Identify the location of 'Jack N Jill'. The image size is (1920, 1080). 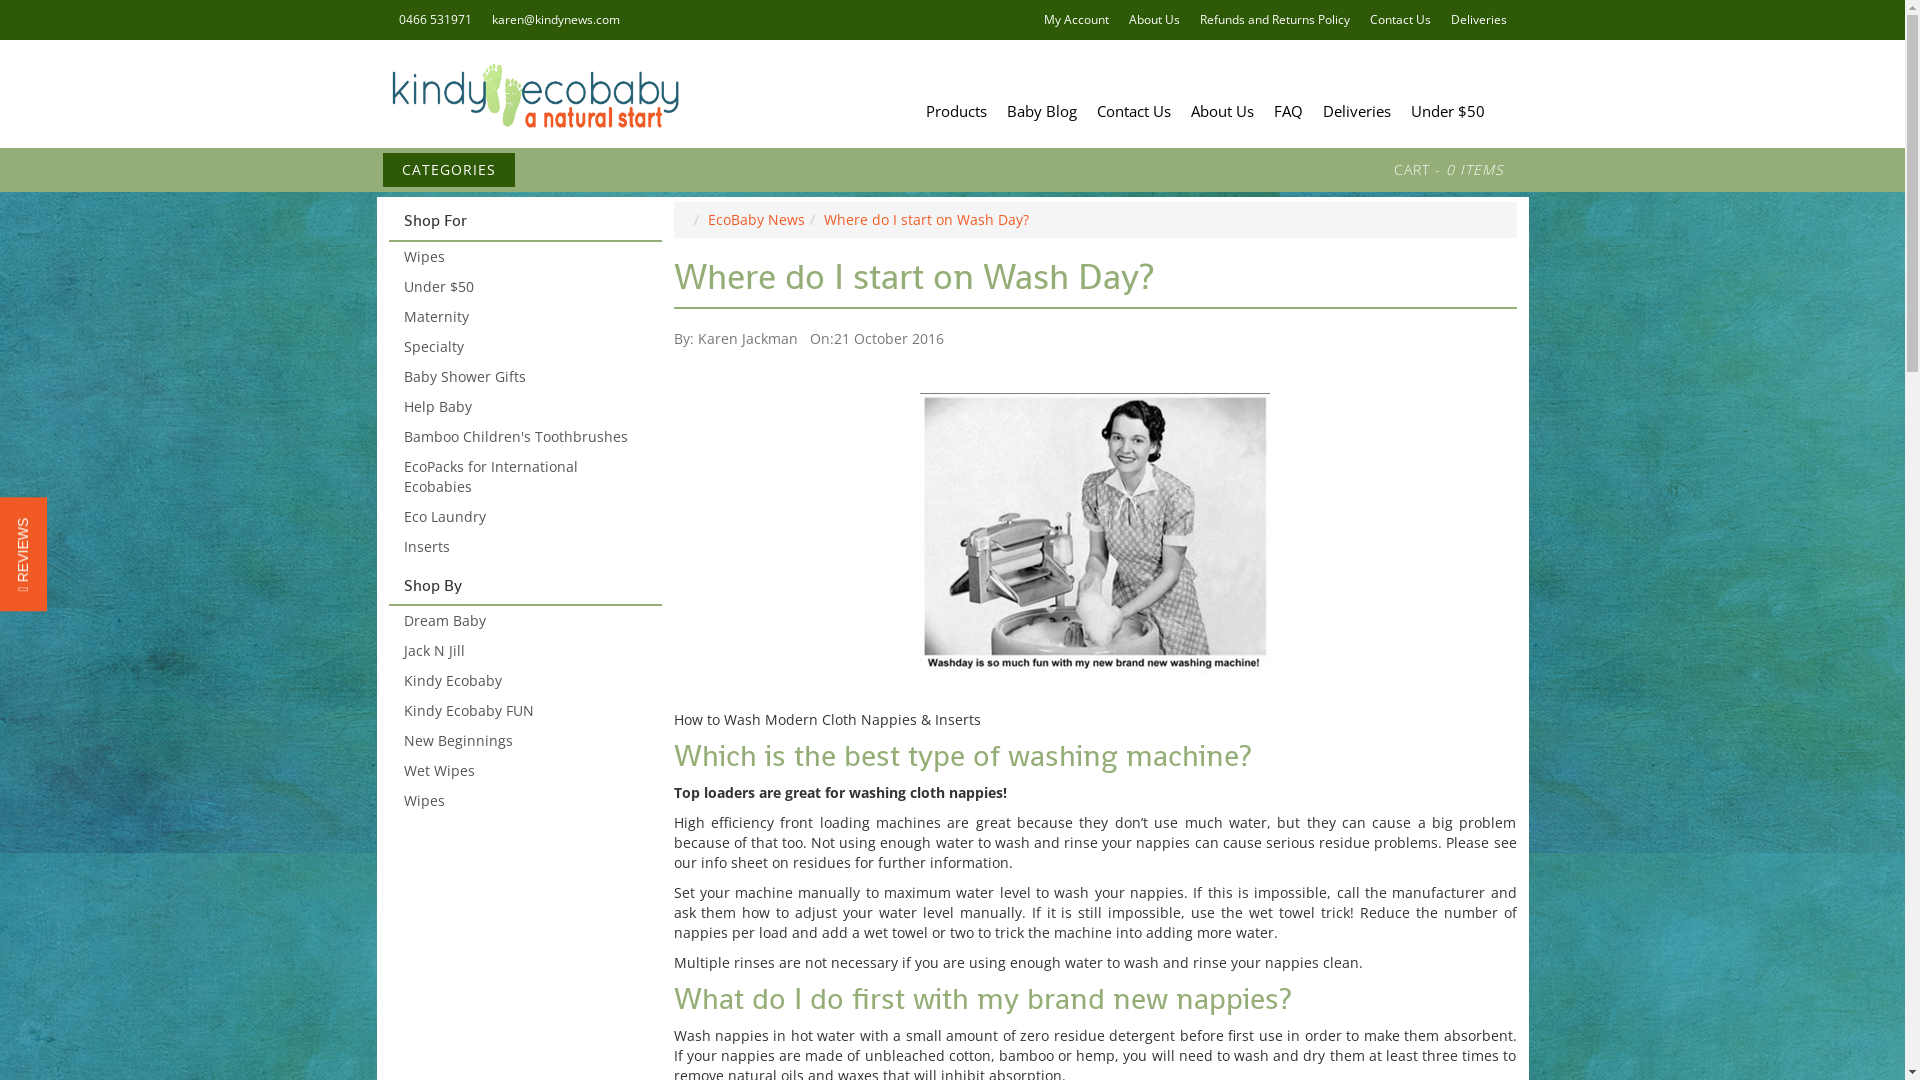
(524, 651).